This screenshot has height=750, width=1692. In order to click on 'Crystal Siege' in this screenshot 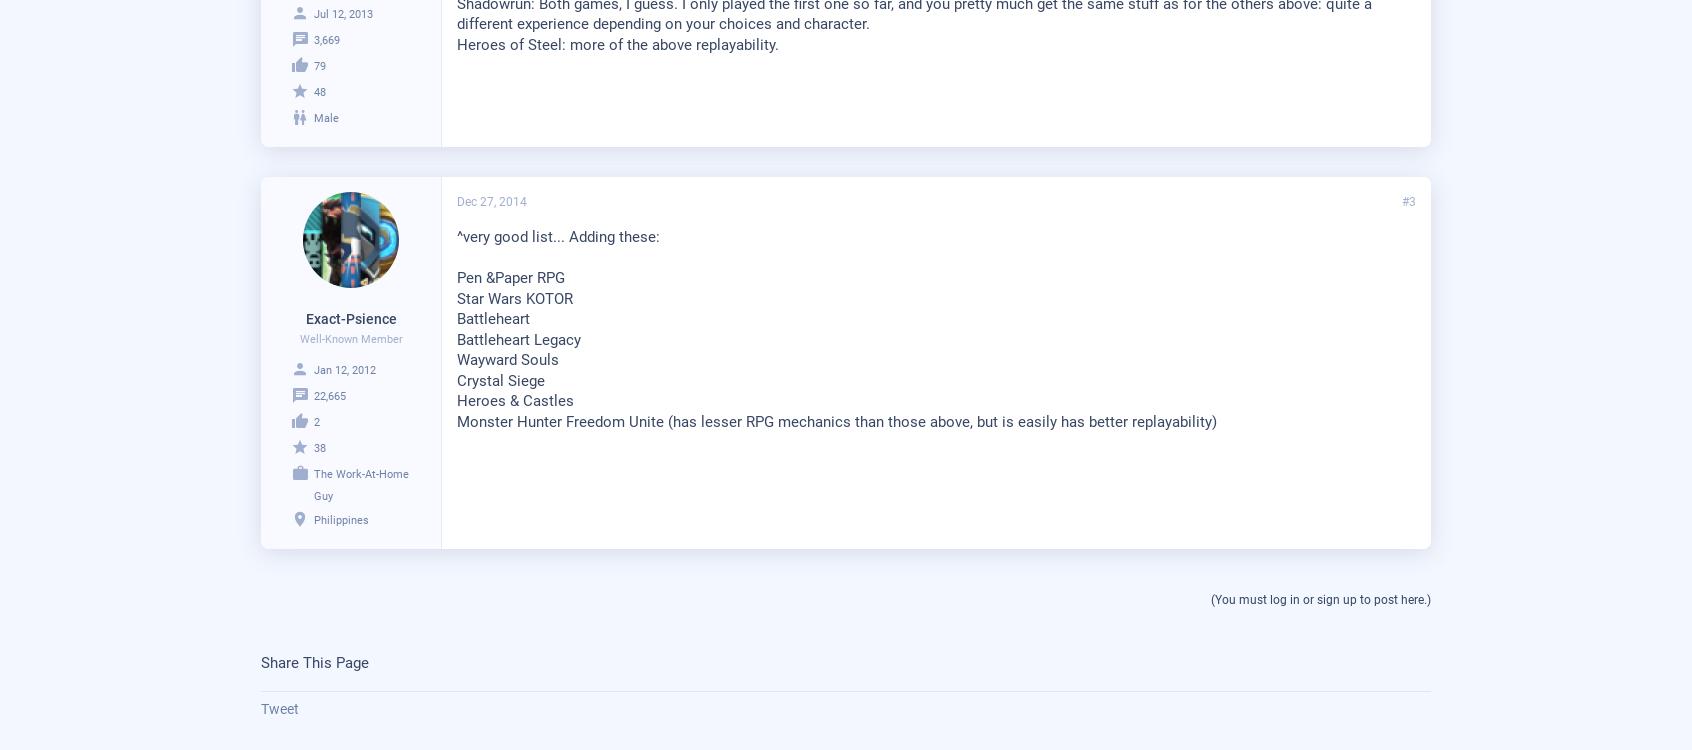, I will do `click(501, 380)`.